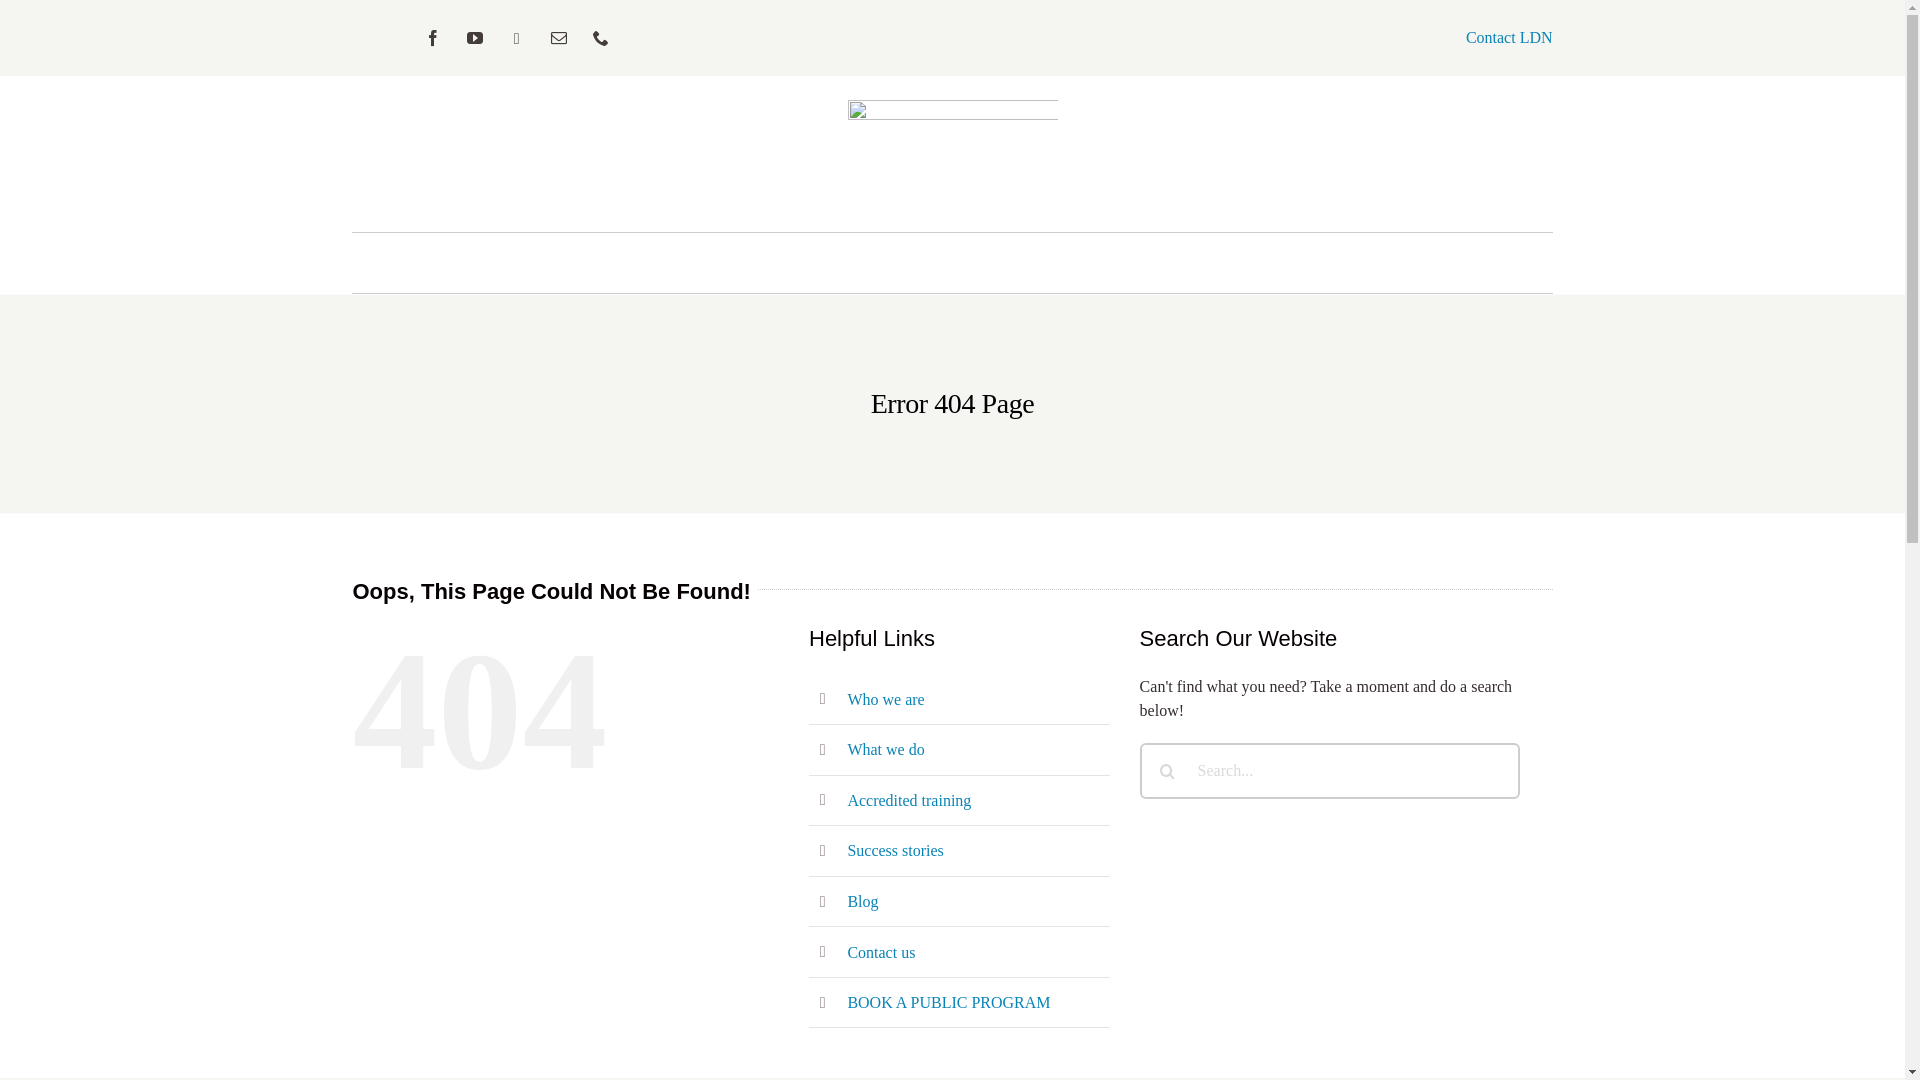  I want to click on 'Contact us', so click(880, 951).